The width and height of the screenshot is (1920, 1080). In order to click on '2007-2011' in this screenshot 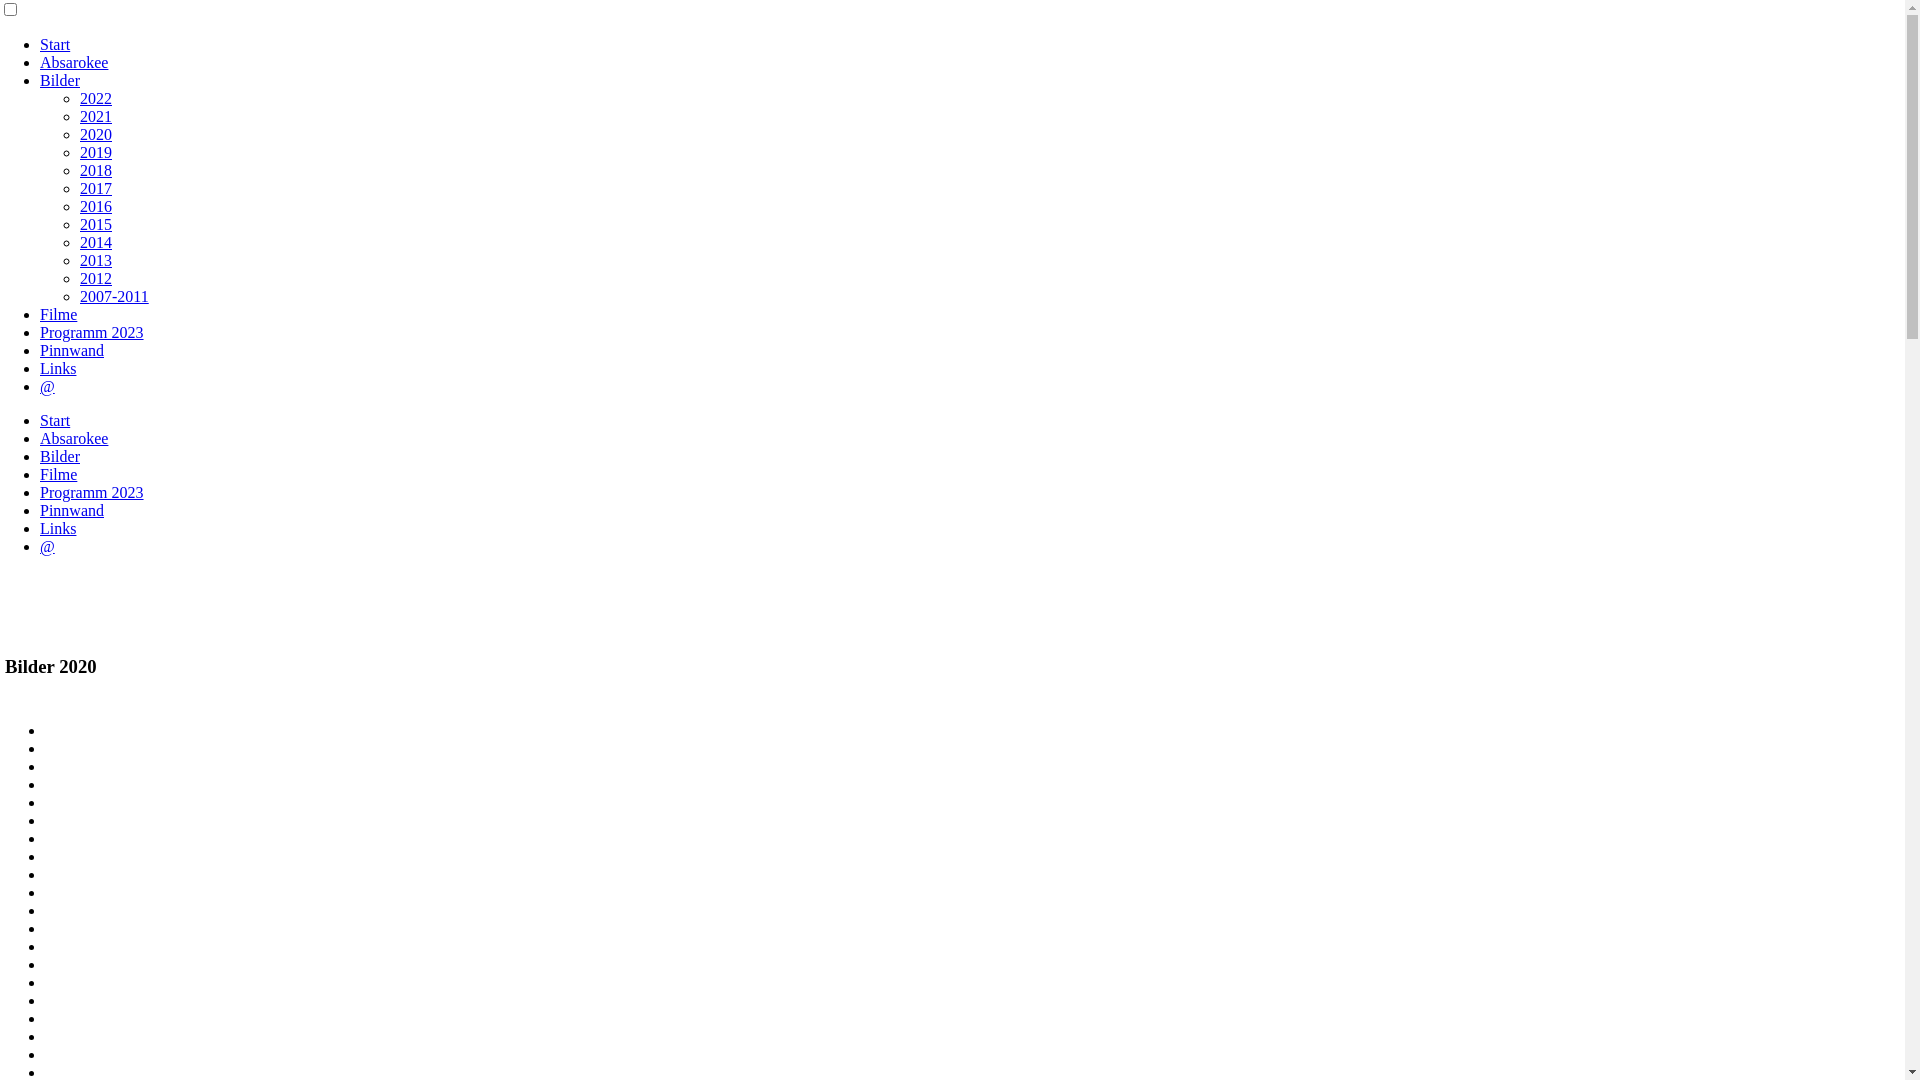, I will do `click(113, 296)`.